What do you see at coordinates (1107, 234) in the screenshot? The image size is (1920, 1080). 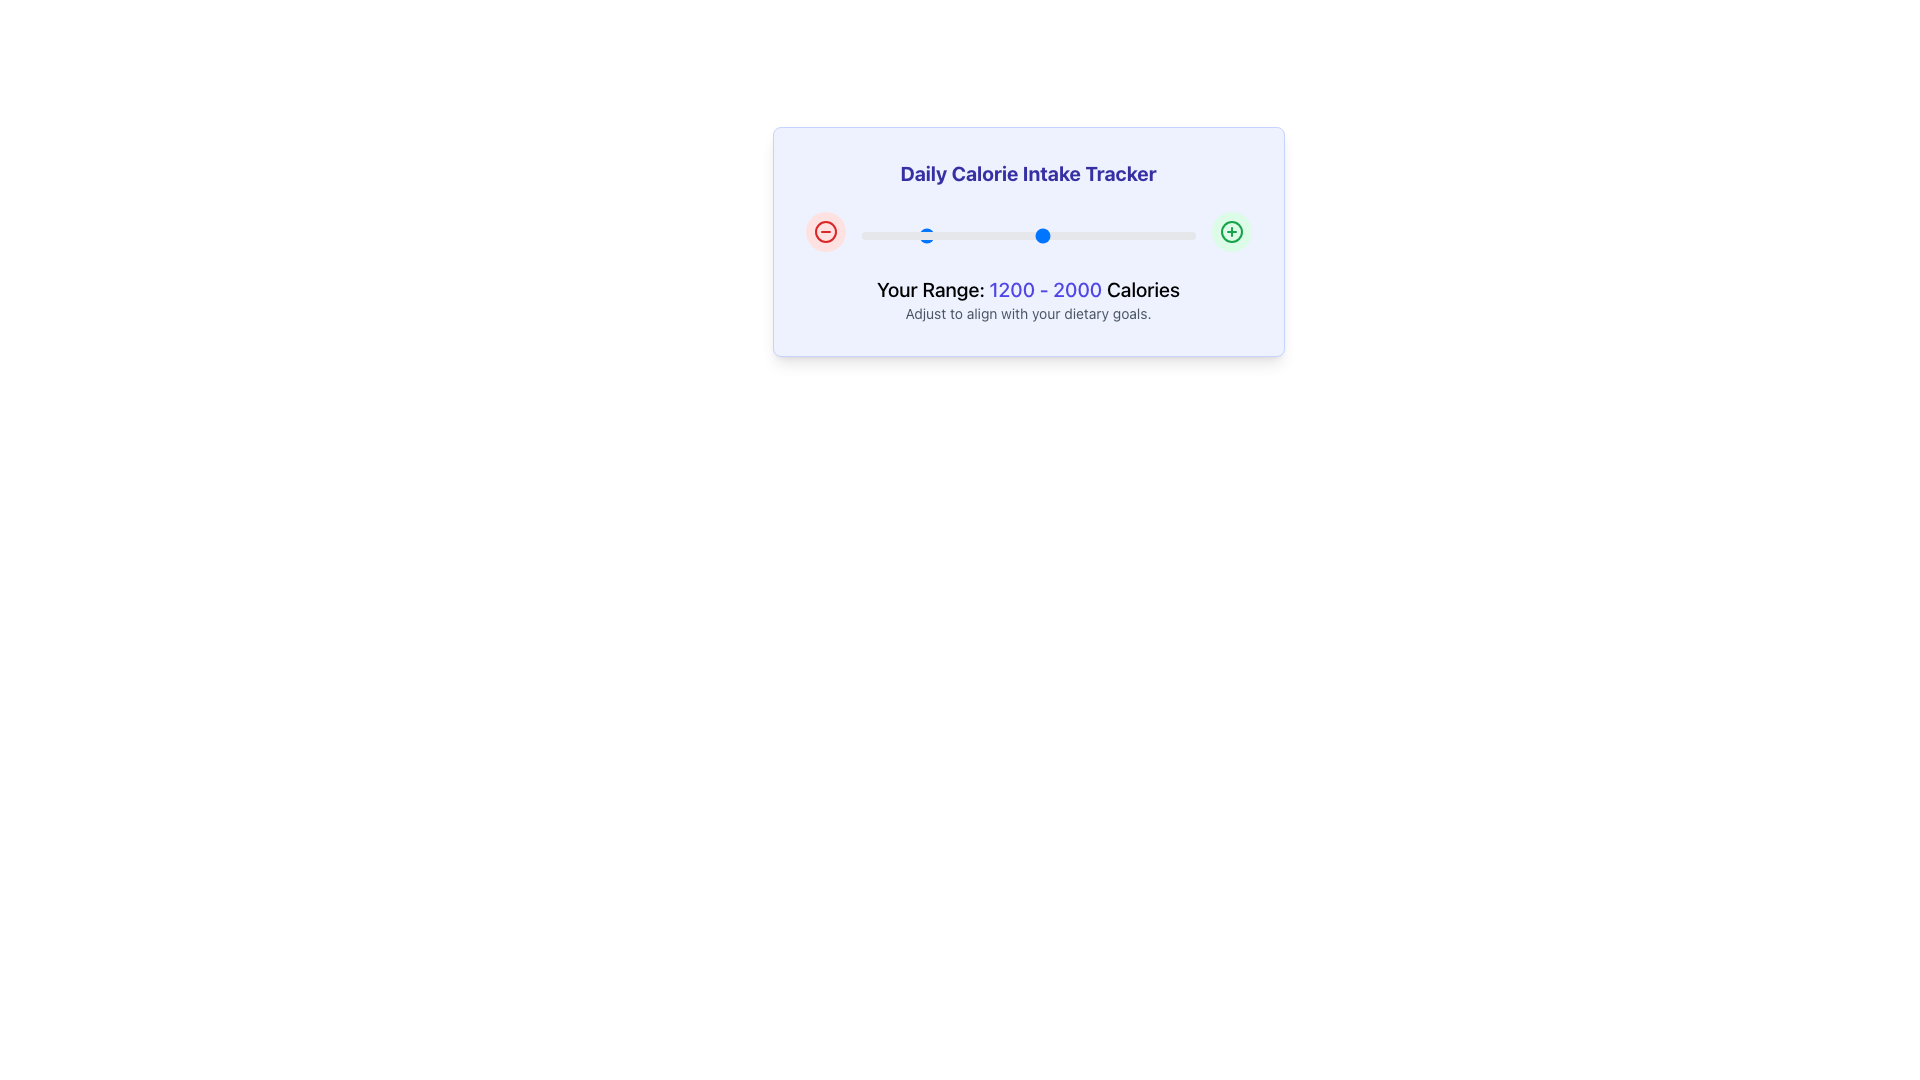 I see `the calorie value` at bounding box center [1107, 234].